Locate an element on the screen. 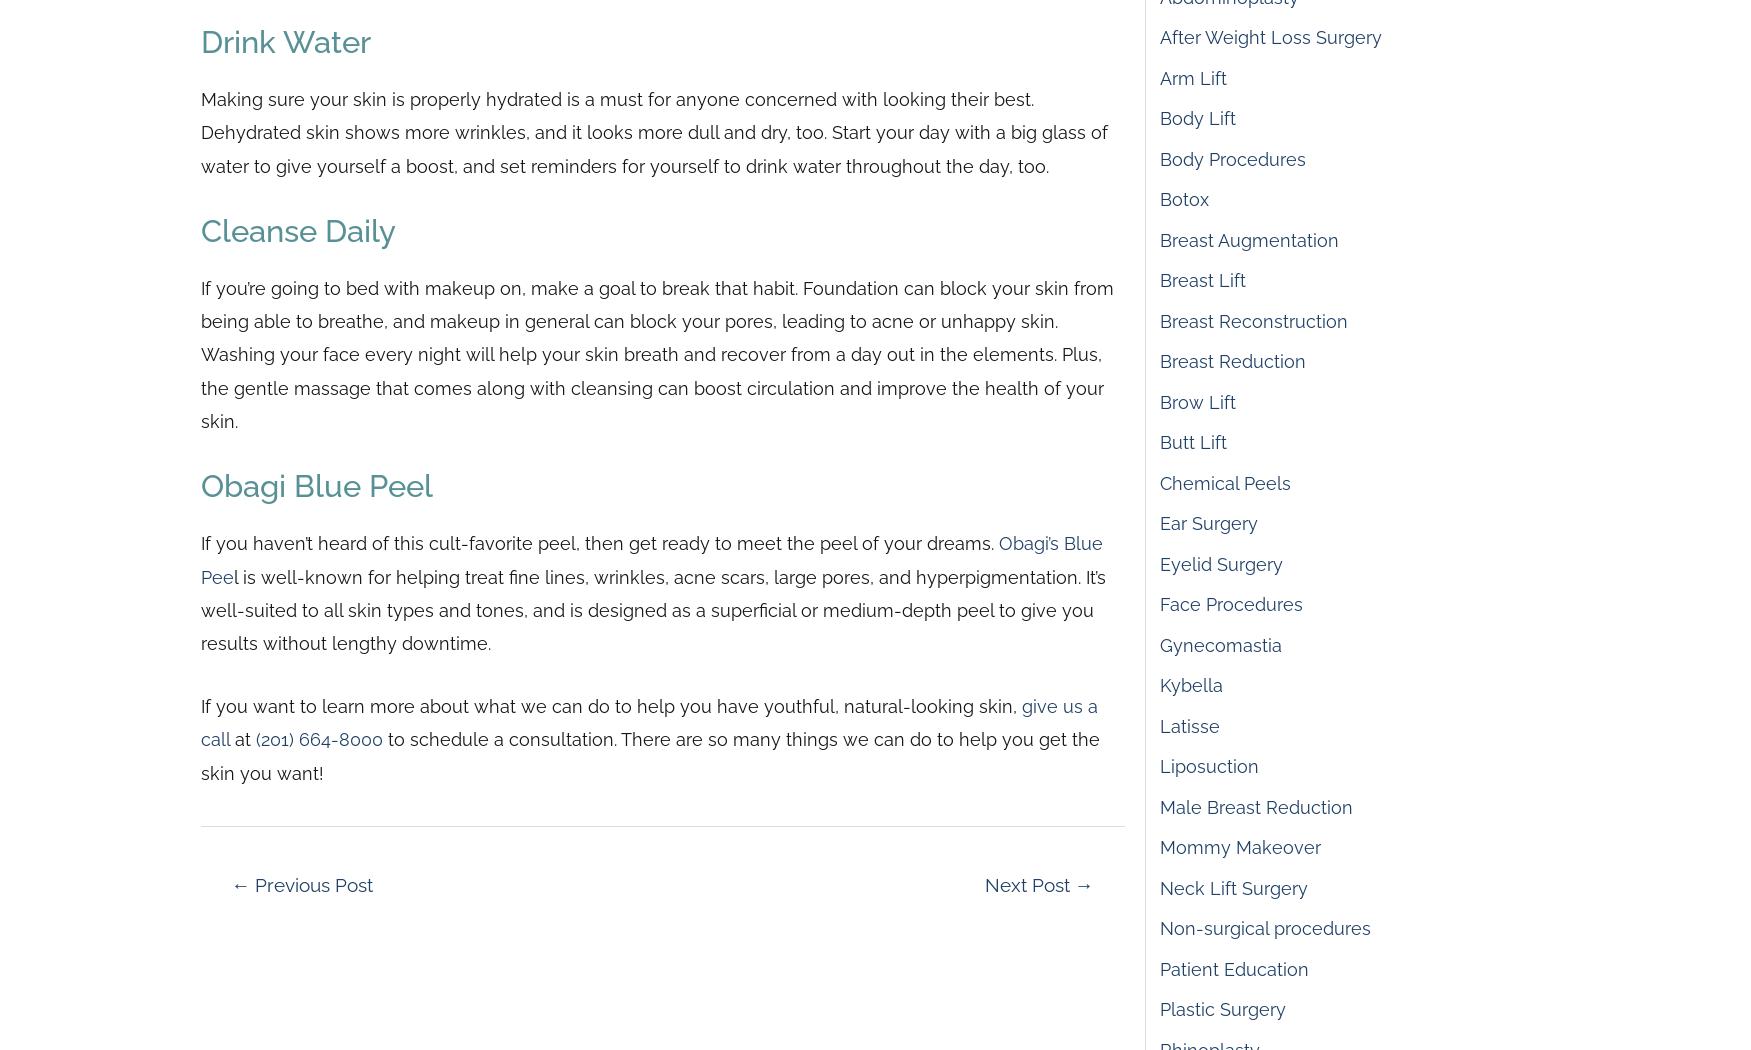 Image resolution: width=1751 pixels, height=1050 pixels. 'Quick Links' is located at coordinates (516, 439).